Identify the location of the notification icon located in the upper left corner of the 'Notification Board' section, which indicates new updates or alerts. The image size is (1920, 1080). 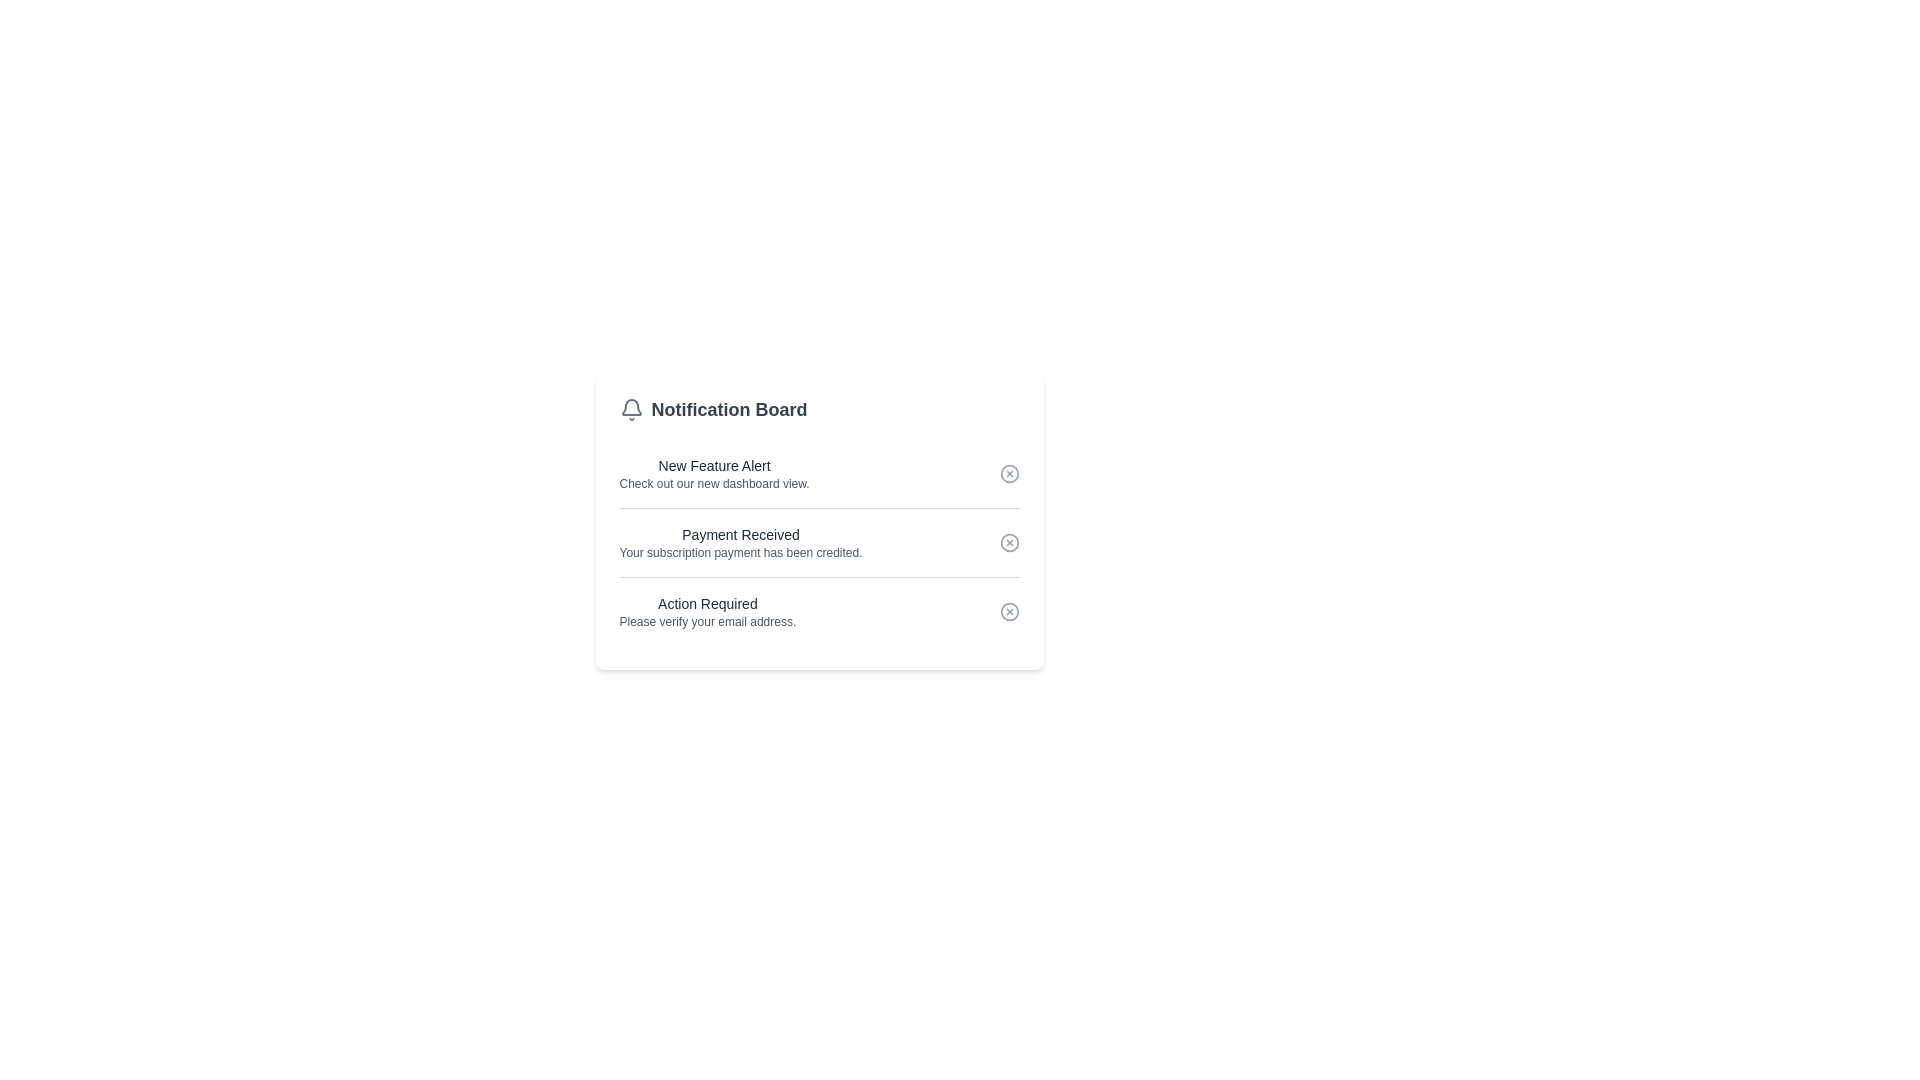
(630, 408).